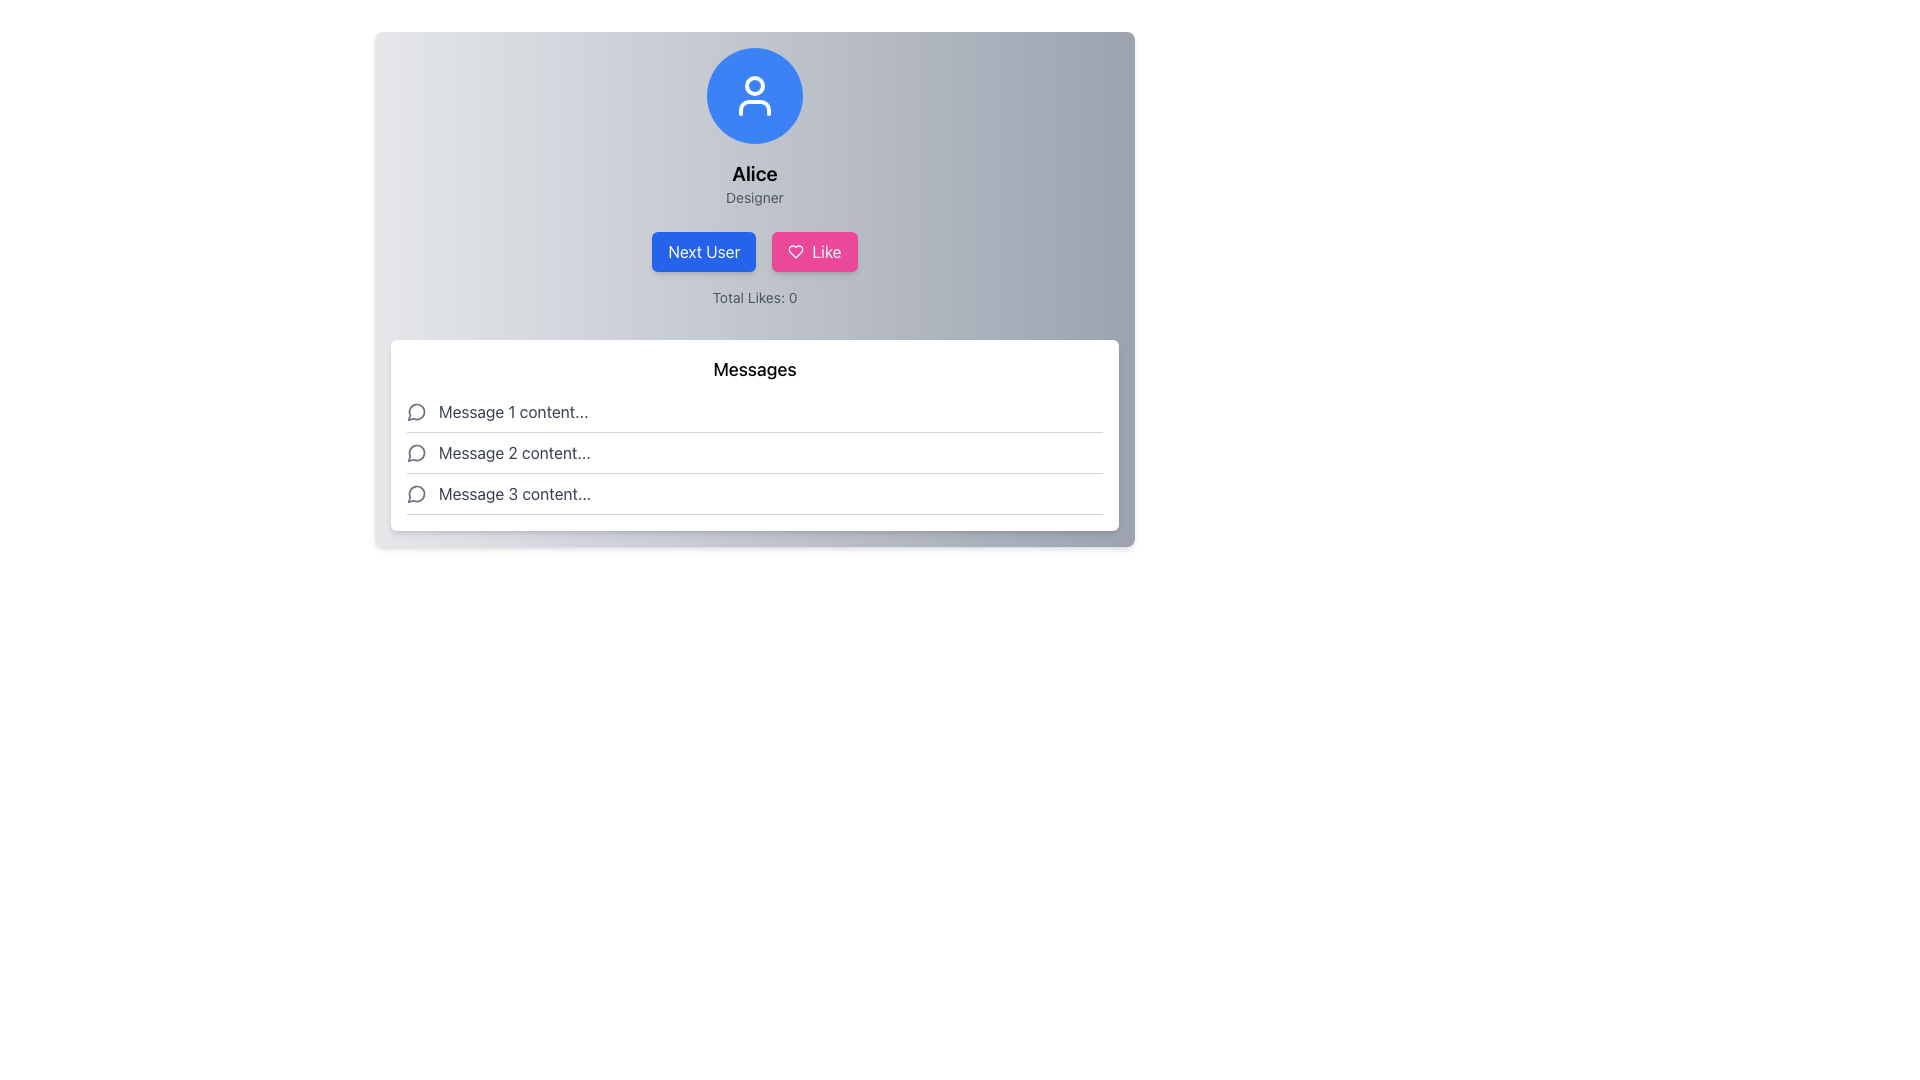 This screenshot has height=1080, width=1920. What do you see at coordinates (753, 84) in the screenshot?
I see `the non-interactive decorative circle element of the user avatar, which is located above the text displaying 'Alice' and the buttons labeled 'Next User' and 'Like'` at bounding box center [753, 84].